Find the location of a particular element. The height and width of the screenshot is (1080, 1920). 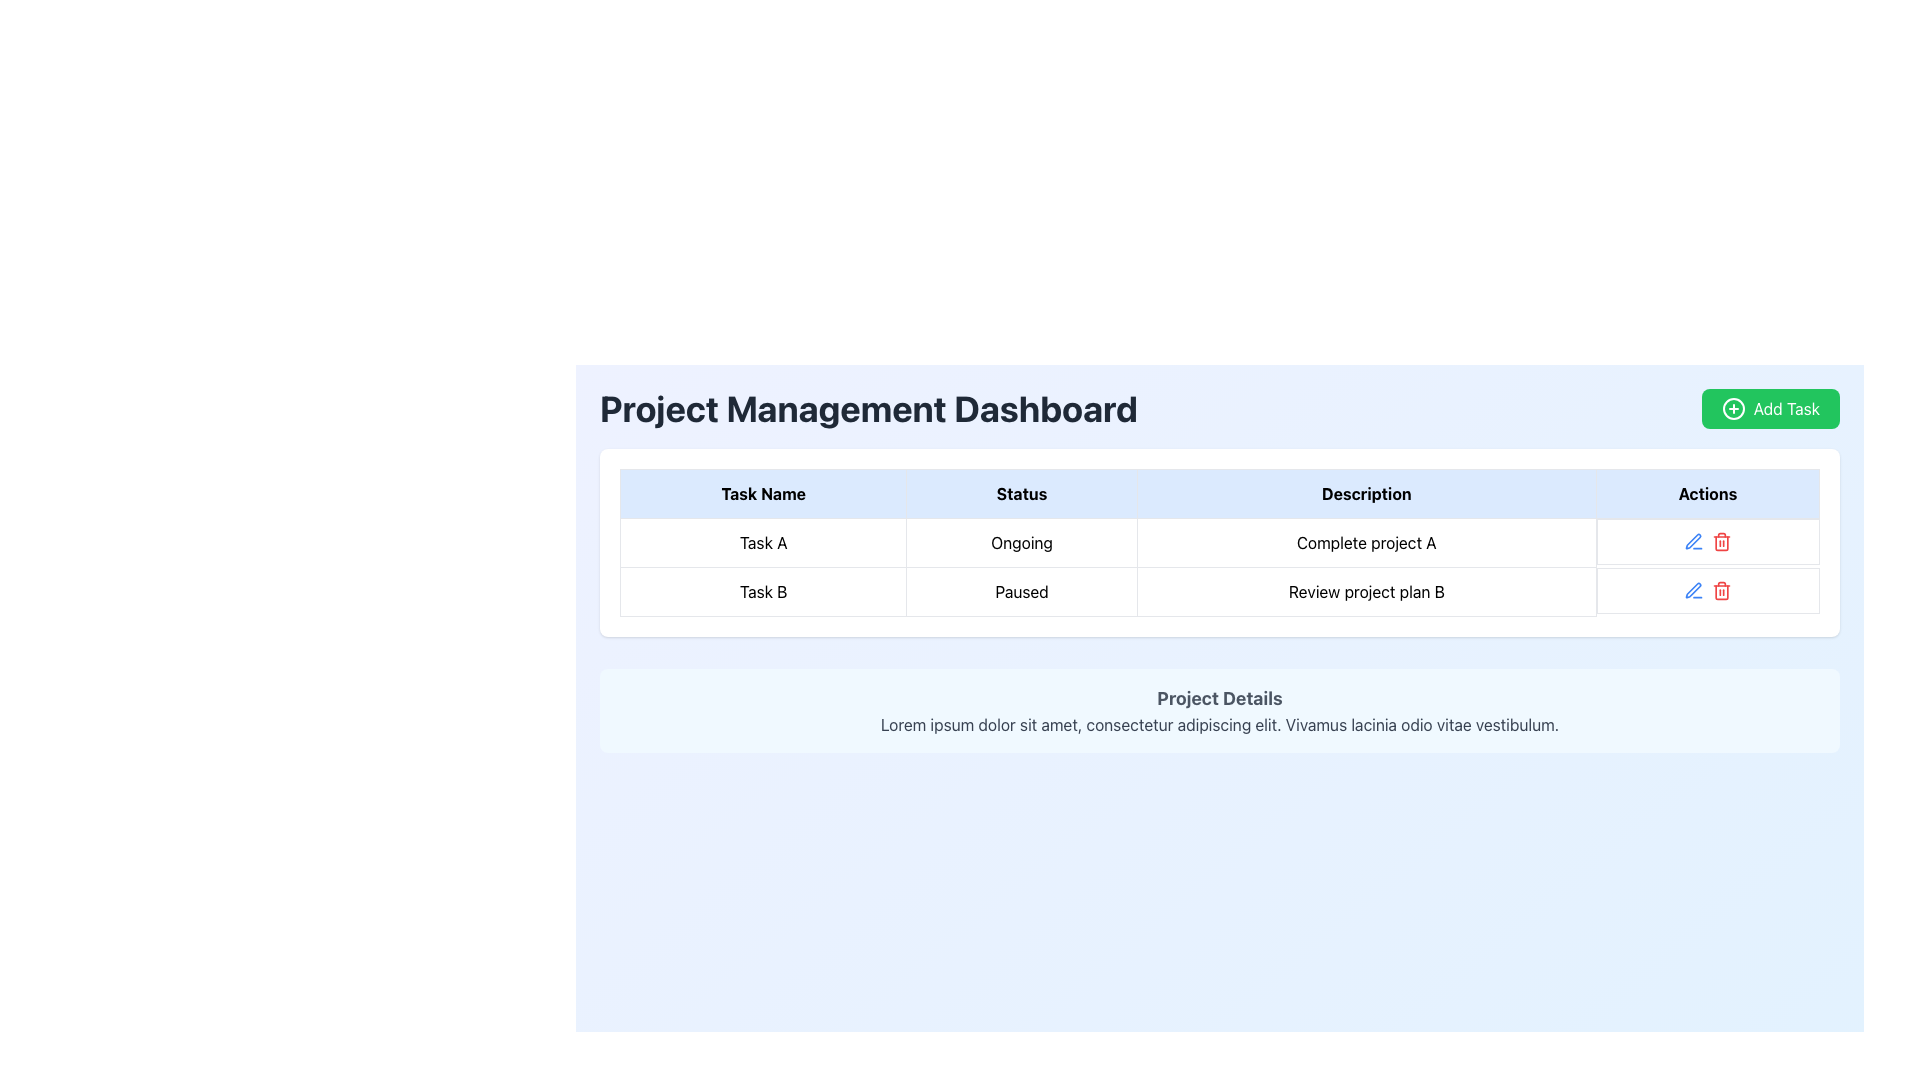

the edit icon located in the 'Actions' column of the second row in the table, which allows users to modify details related to the respective row is located at coordinates (1692, 541).